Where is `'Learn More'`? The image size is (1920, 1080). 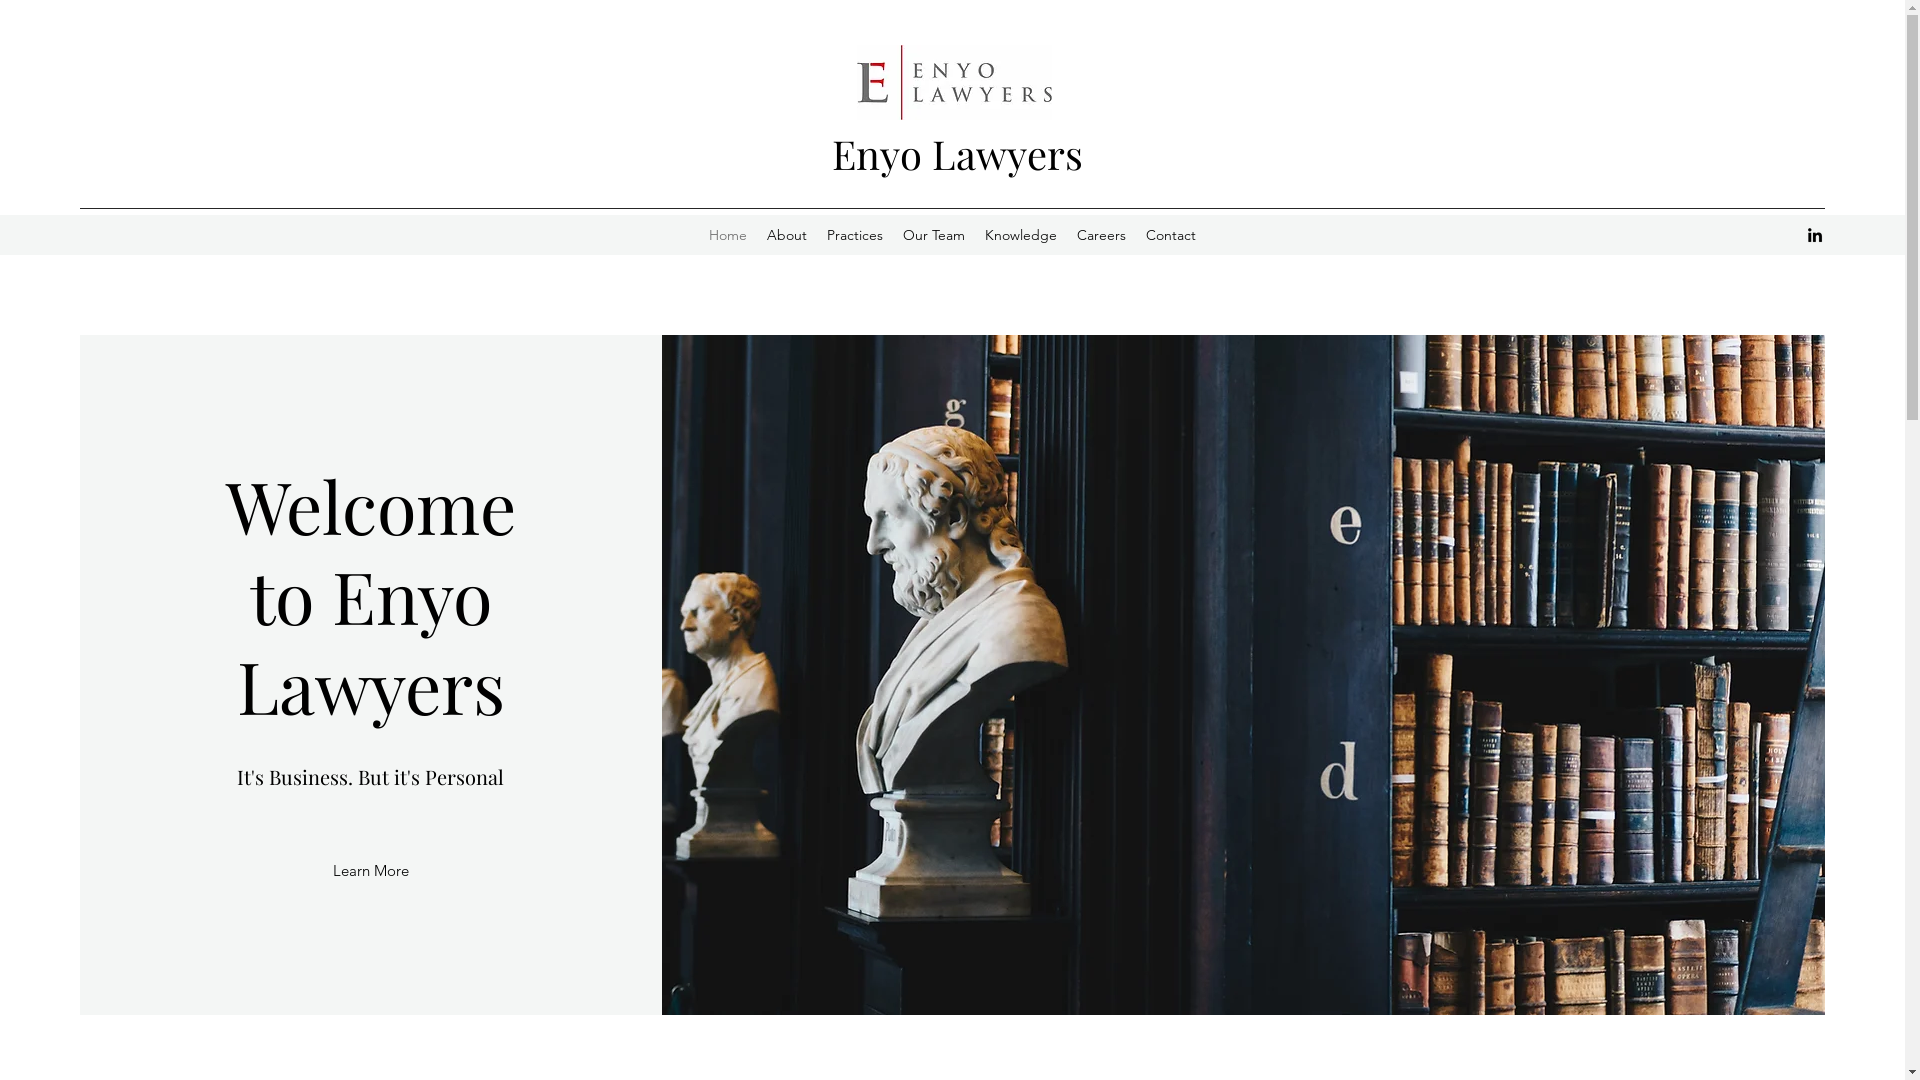 'Learn More' is located at coordinates (332, 870).